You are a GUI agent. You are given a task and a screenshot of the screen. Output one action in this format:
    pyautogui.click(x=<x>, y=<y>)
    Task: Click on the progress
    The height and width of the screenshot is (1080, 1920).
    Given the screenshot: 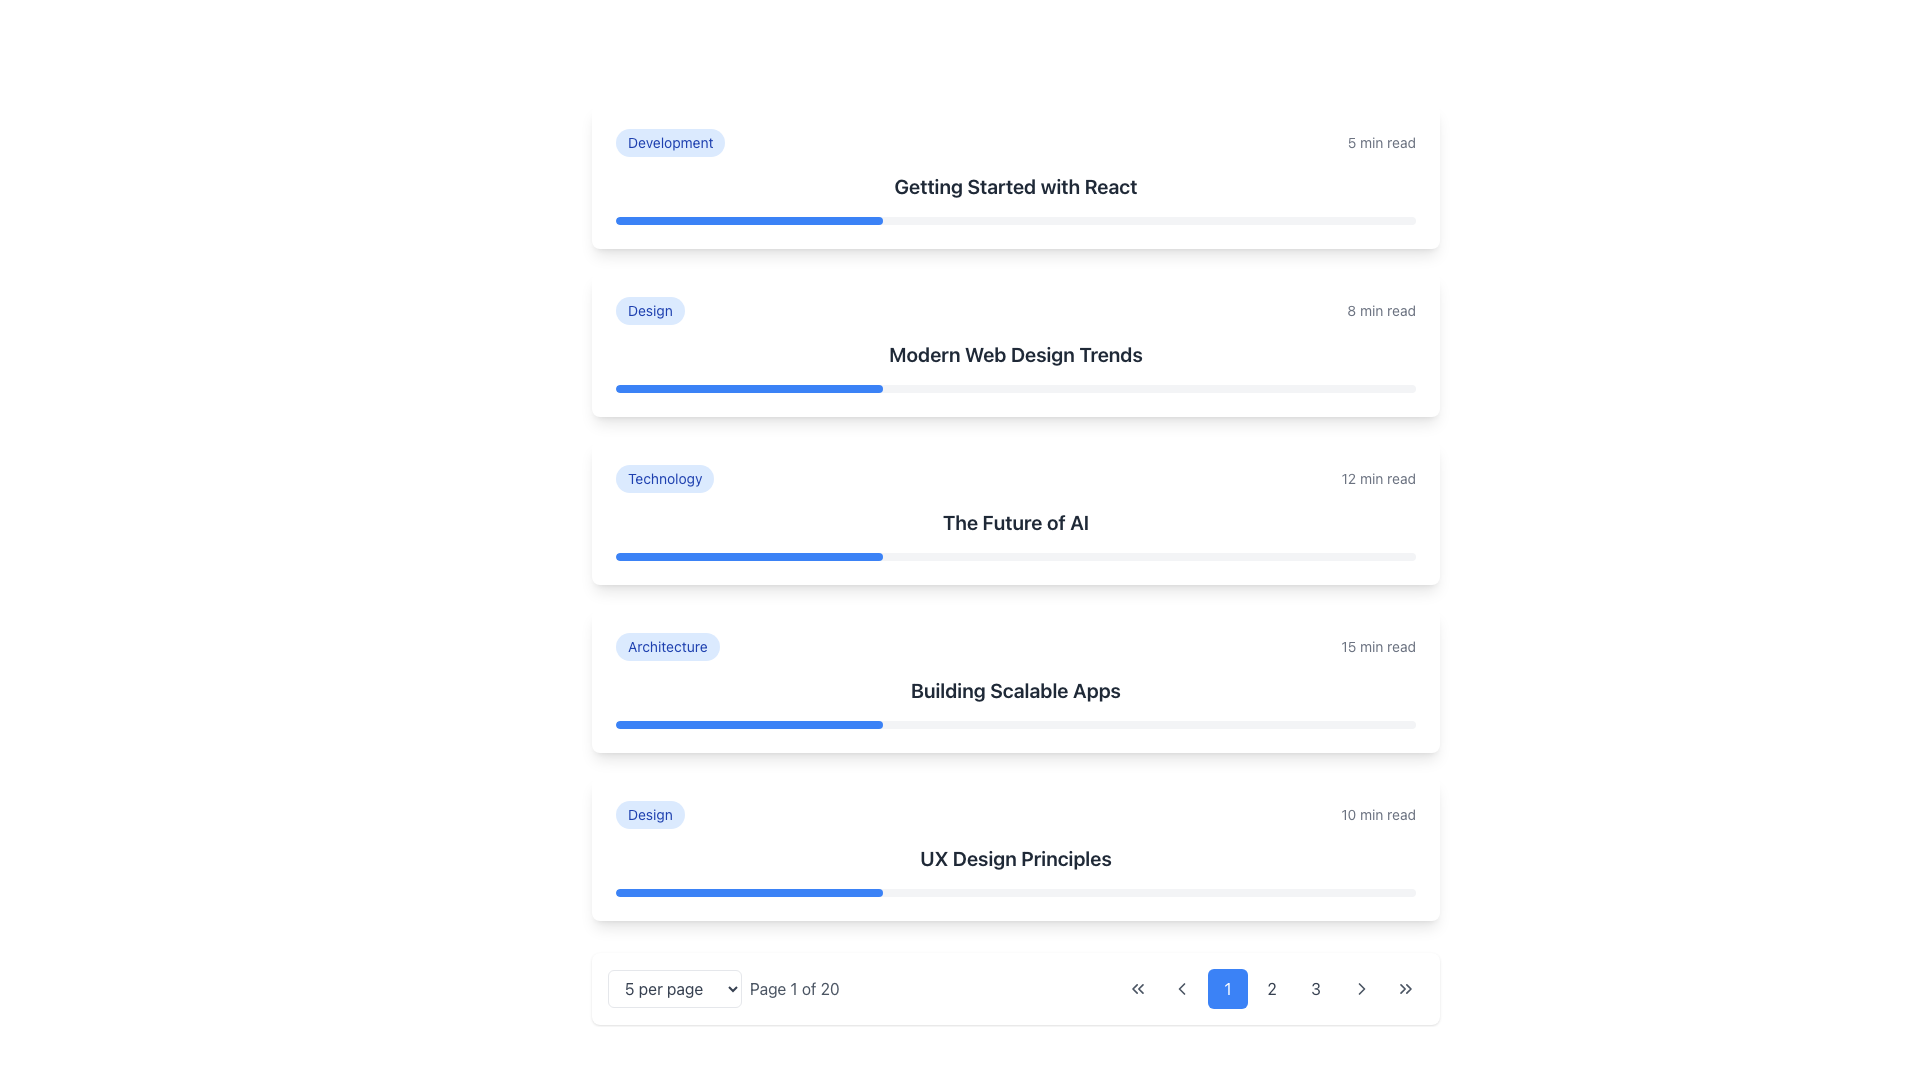 What is the action you would take?
    pyautogui.click(x=1200, y=389)
    